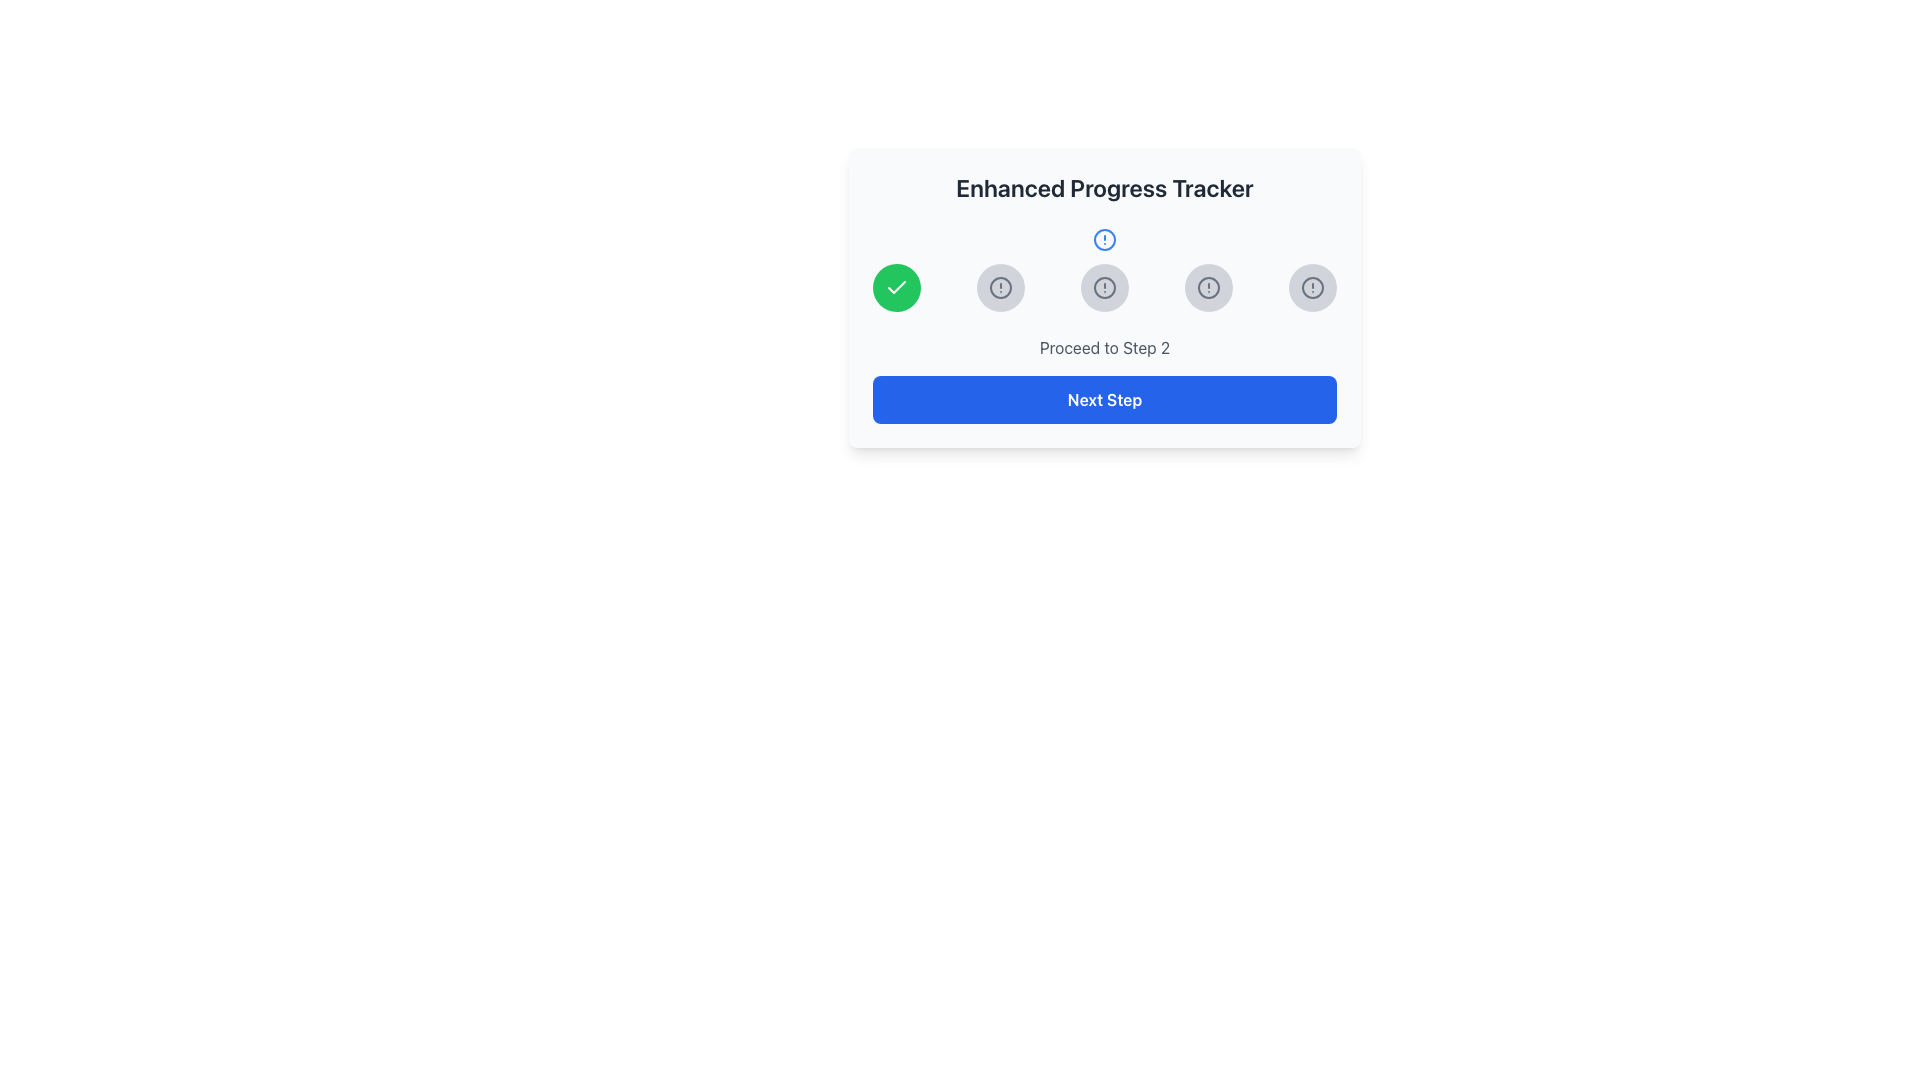  I want to click on the inactive circle graphic located as the fifth item in the horizontal row of progress symbols, so click(1313, 288).